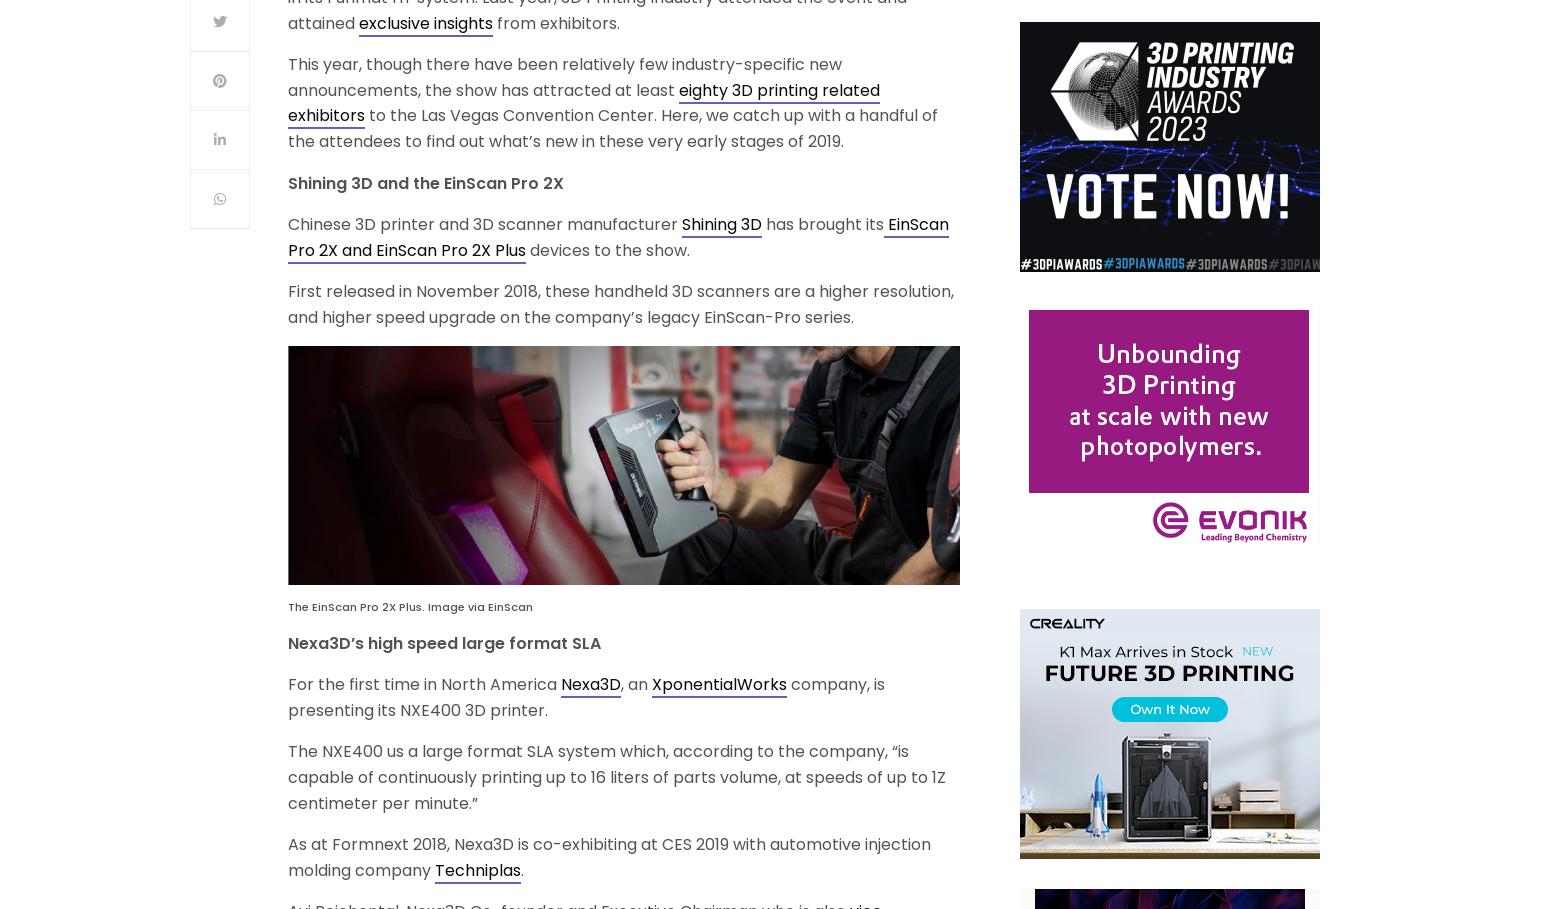 Image resolution: width=1550 pixels, height=909 pixels. Describe the element at coordinates (719, 684) in the screenshot. I see `'XponentialWorks'` at that location.